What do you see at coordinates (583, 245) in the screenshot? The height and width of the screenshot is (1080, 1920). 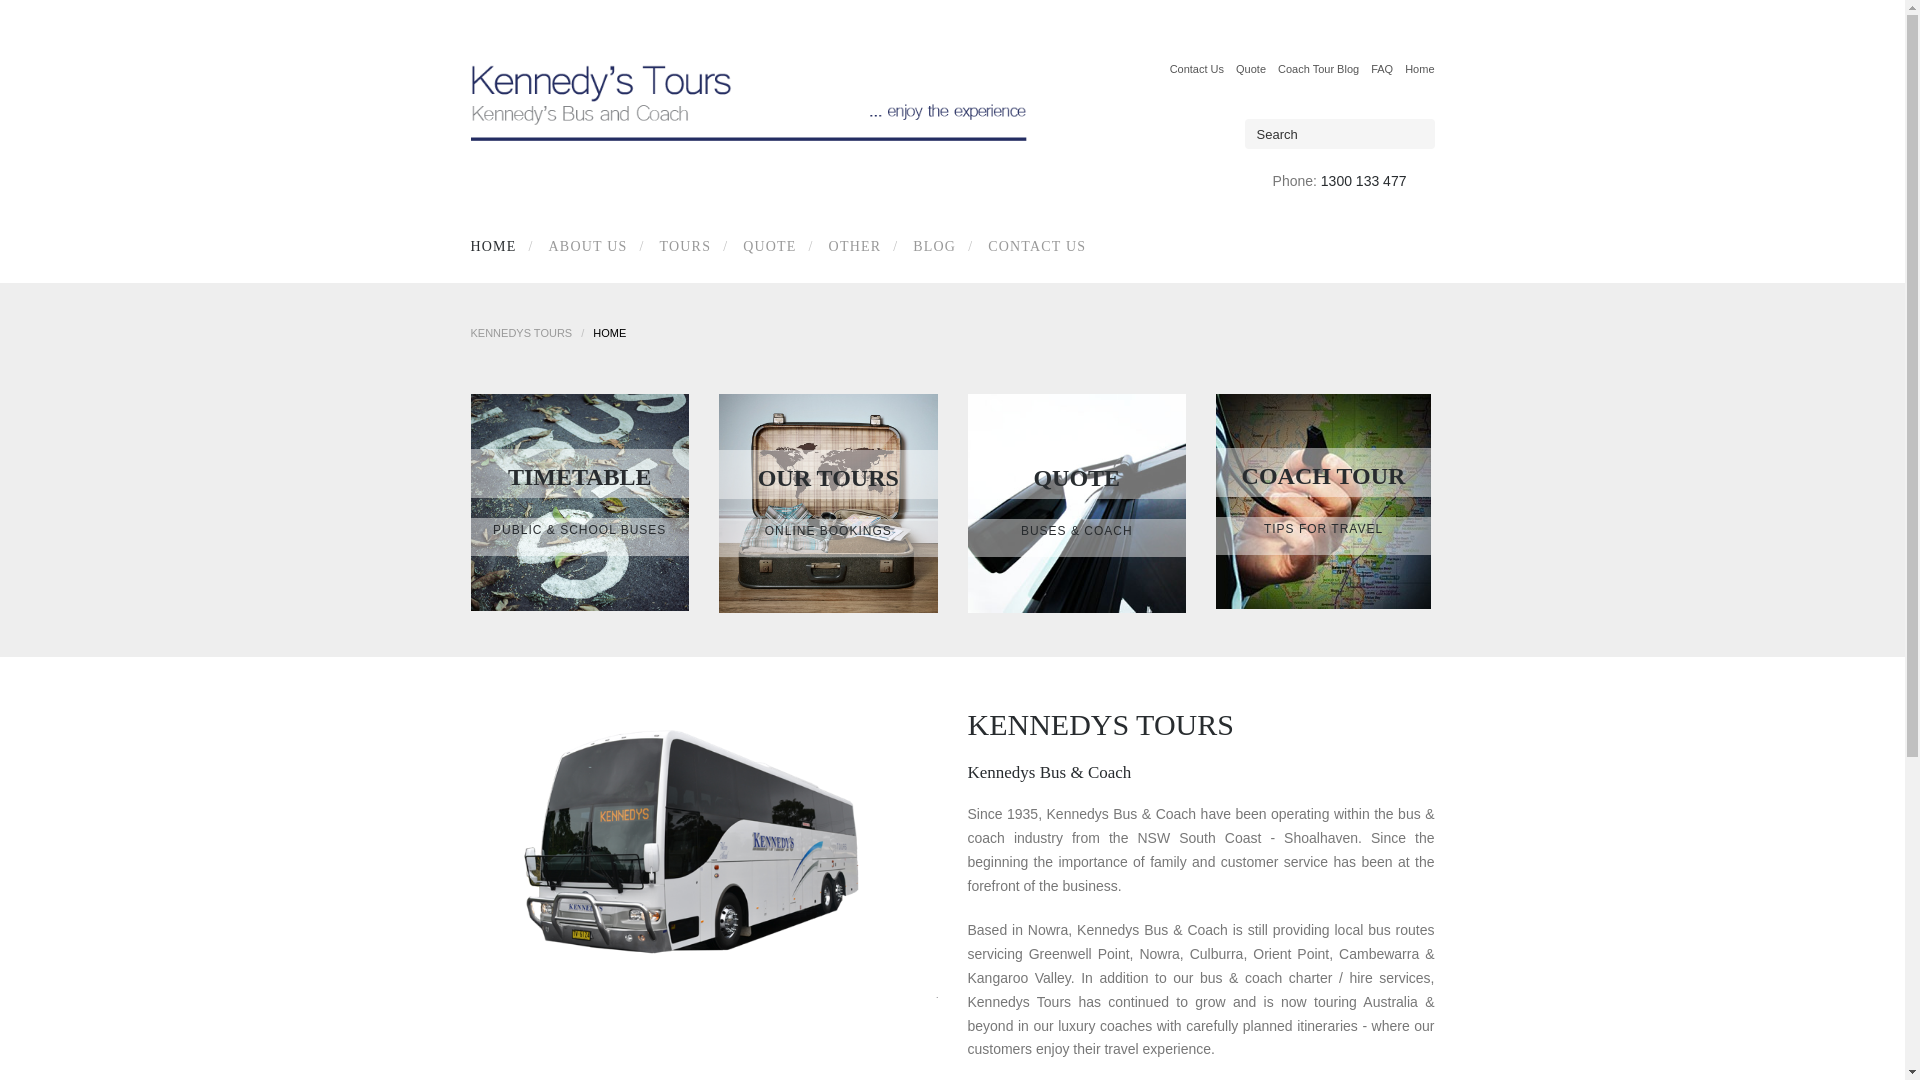 I see `'ABOUT US'` at bounding box center [583, 245].